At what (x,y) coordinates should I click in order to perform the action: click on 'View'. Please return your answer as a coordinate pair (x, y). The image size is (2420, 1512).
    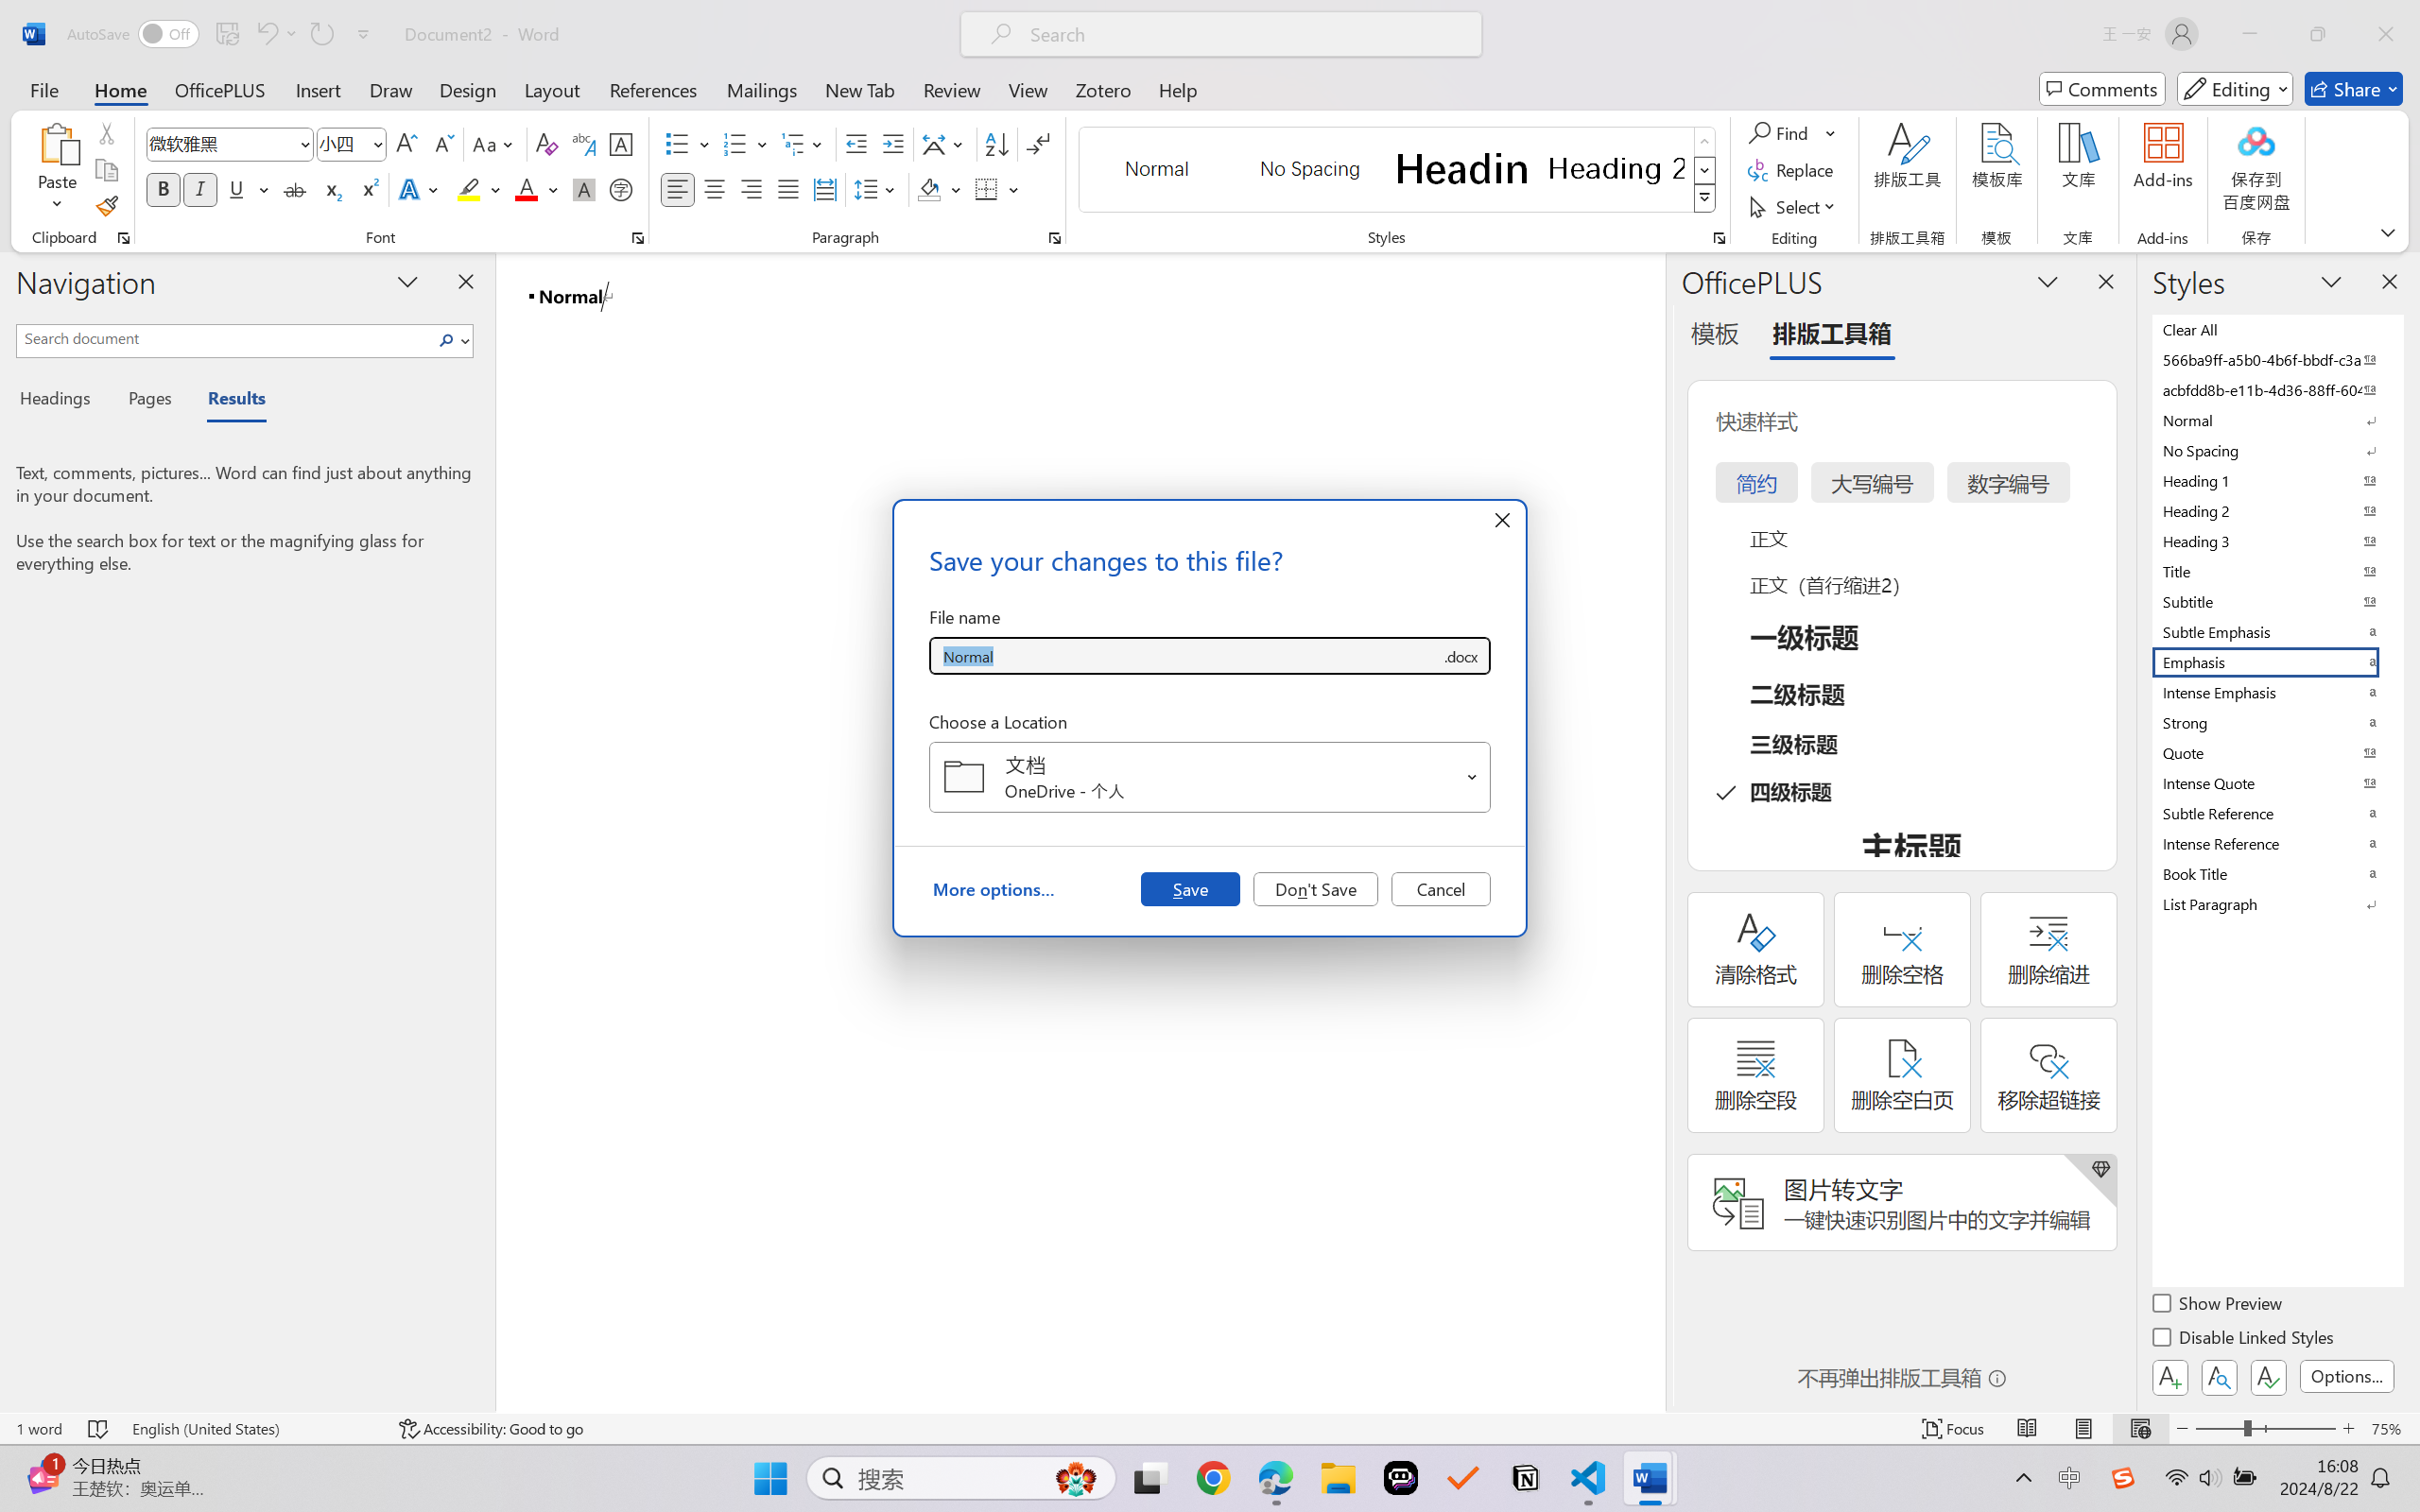
    Looking at the image, I should click on (1028, 88).